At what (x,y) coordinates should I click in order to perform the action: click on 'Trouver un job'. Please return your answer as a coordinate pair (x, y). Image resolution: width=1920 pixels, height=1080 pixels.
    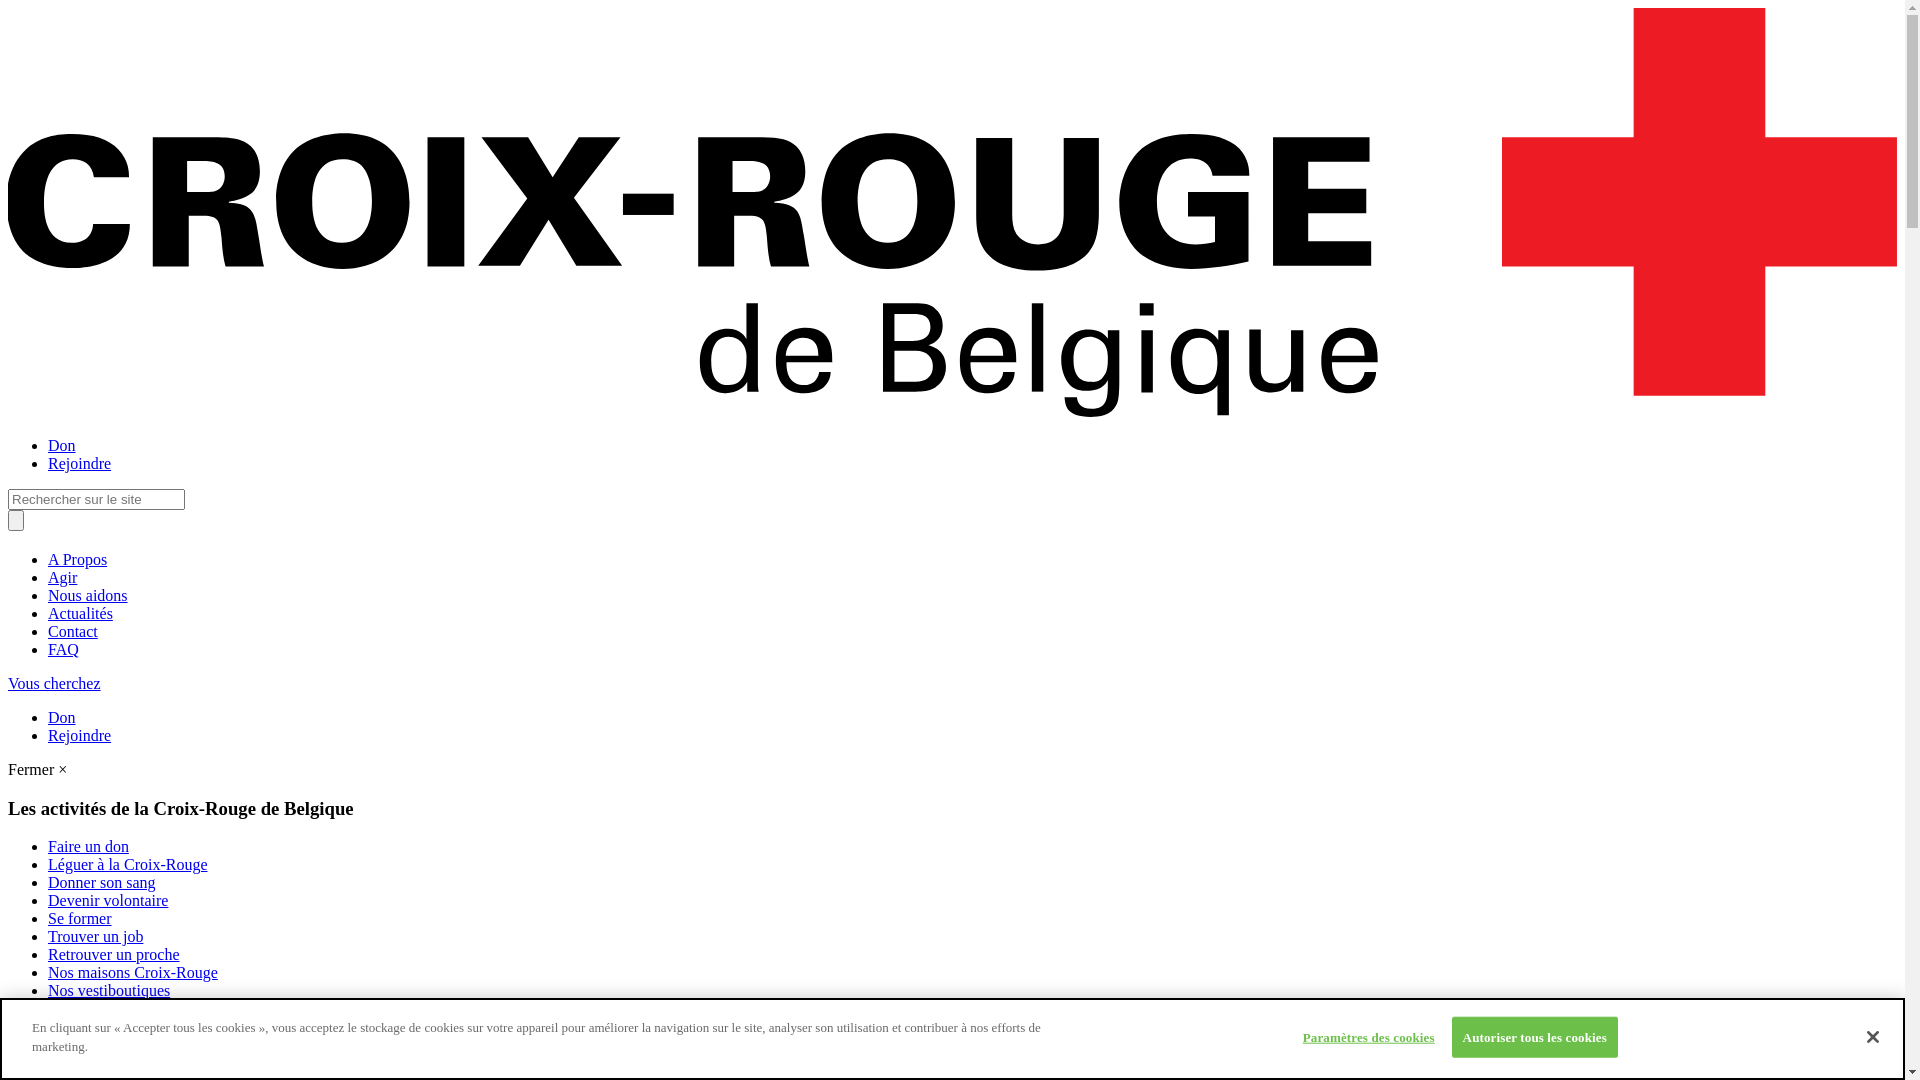
    Looking at the image, I should click on (94, 936).